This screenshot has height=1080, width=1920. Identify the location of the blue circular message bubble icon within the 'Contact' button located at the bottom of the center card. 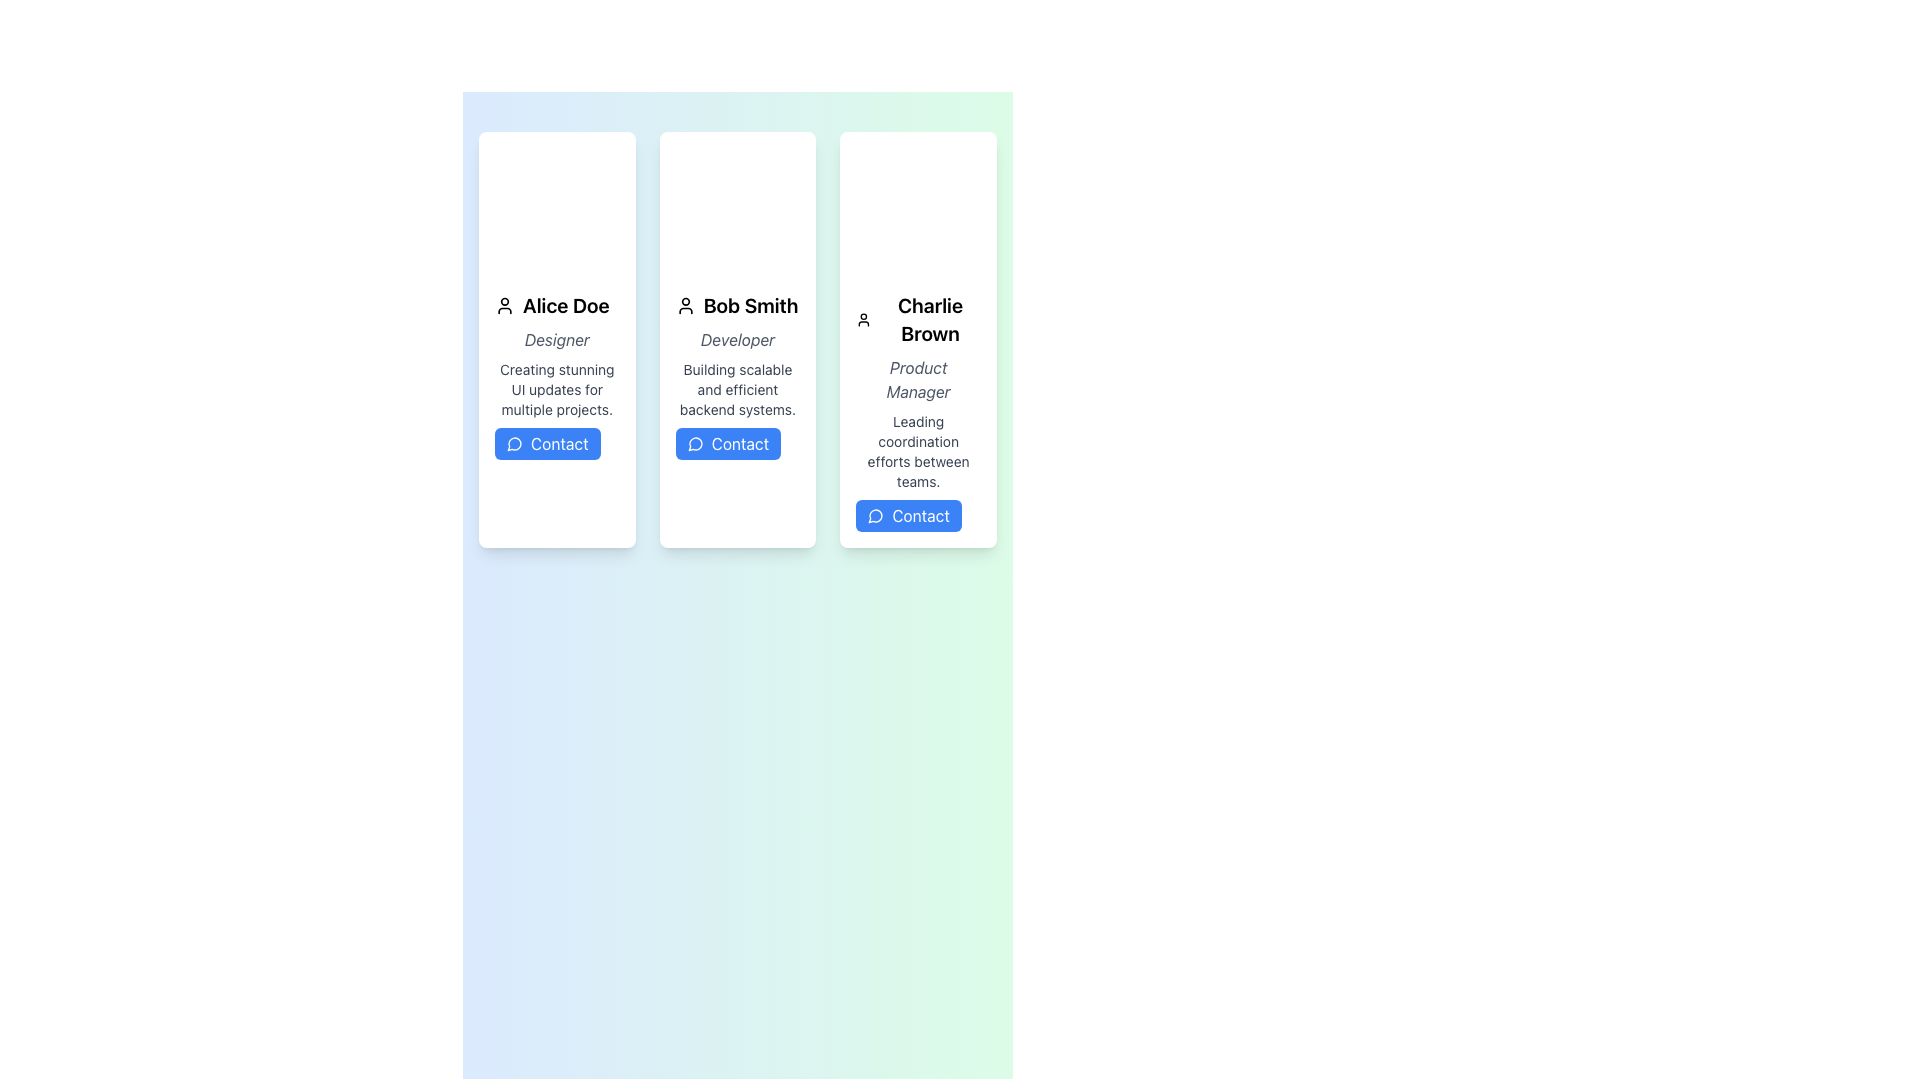
(695, 442).